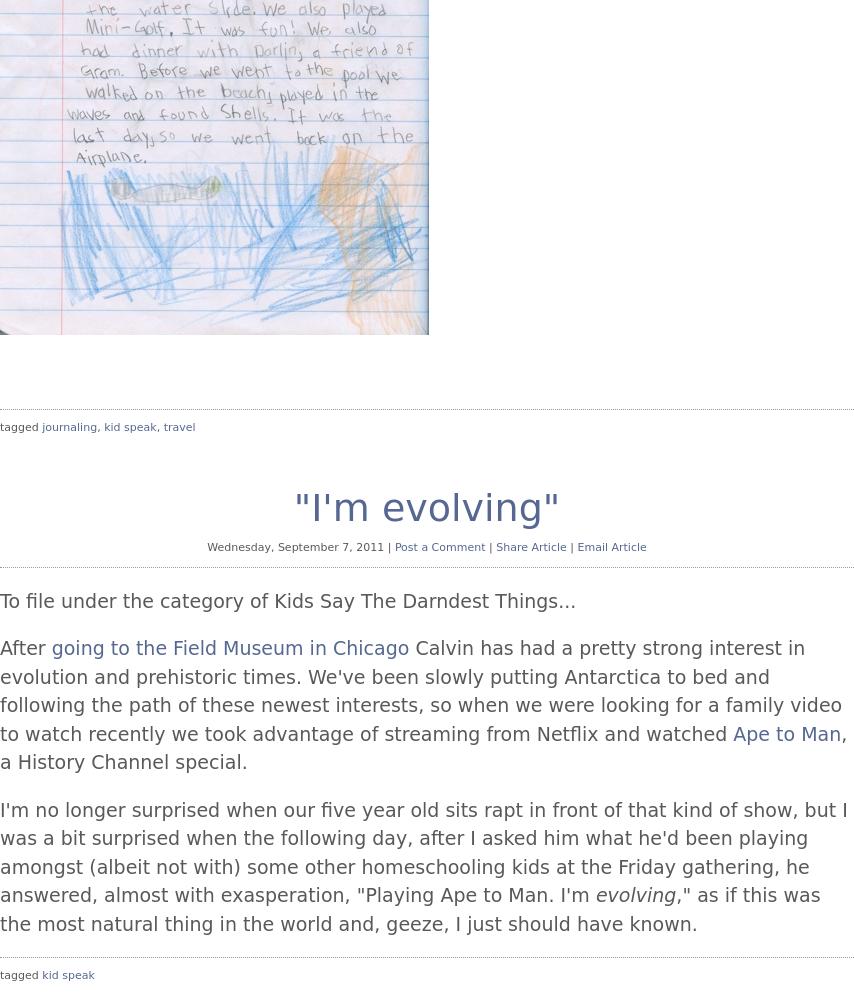 The image size is (854, 994). What do you see at coordinates (426, 507) in the screenshot?
I see `'"I'm evolving"'` at bounding box center [426, 507].